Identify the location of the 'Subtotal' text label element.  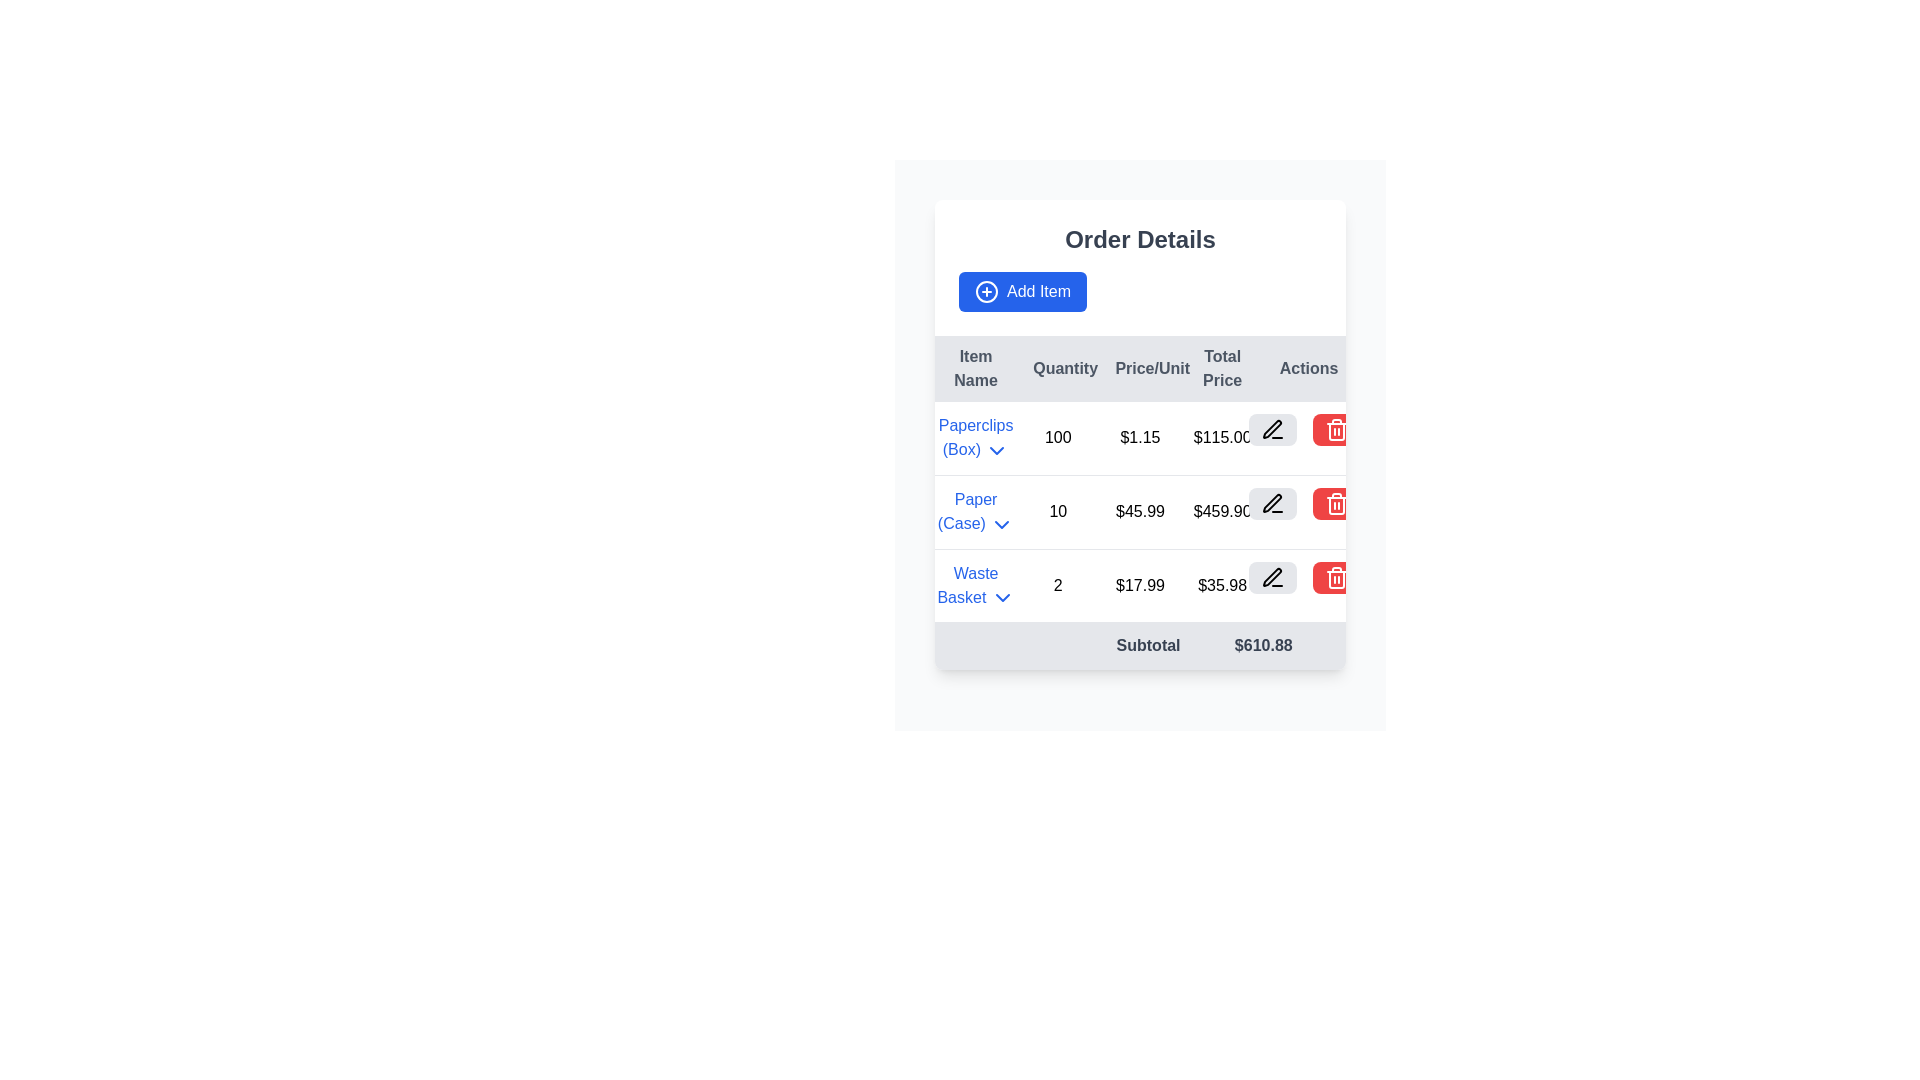
(1057, 646).